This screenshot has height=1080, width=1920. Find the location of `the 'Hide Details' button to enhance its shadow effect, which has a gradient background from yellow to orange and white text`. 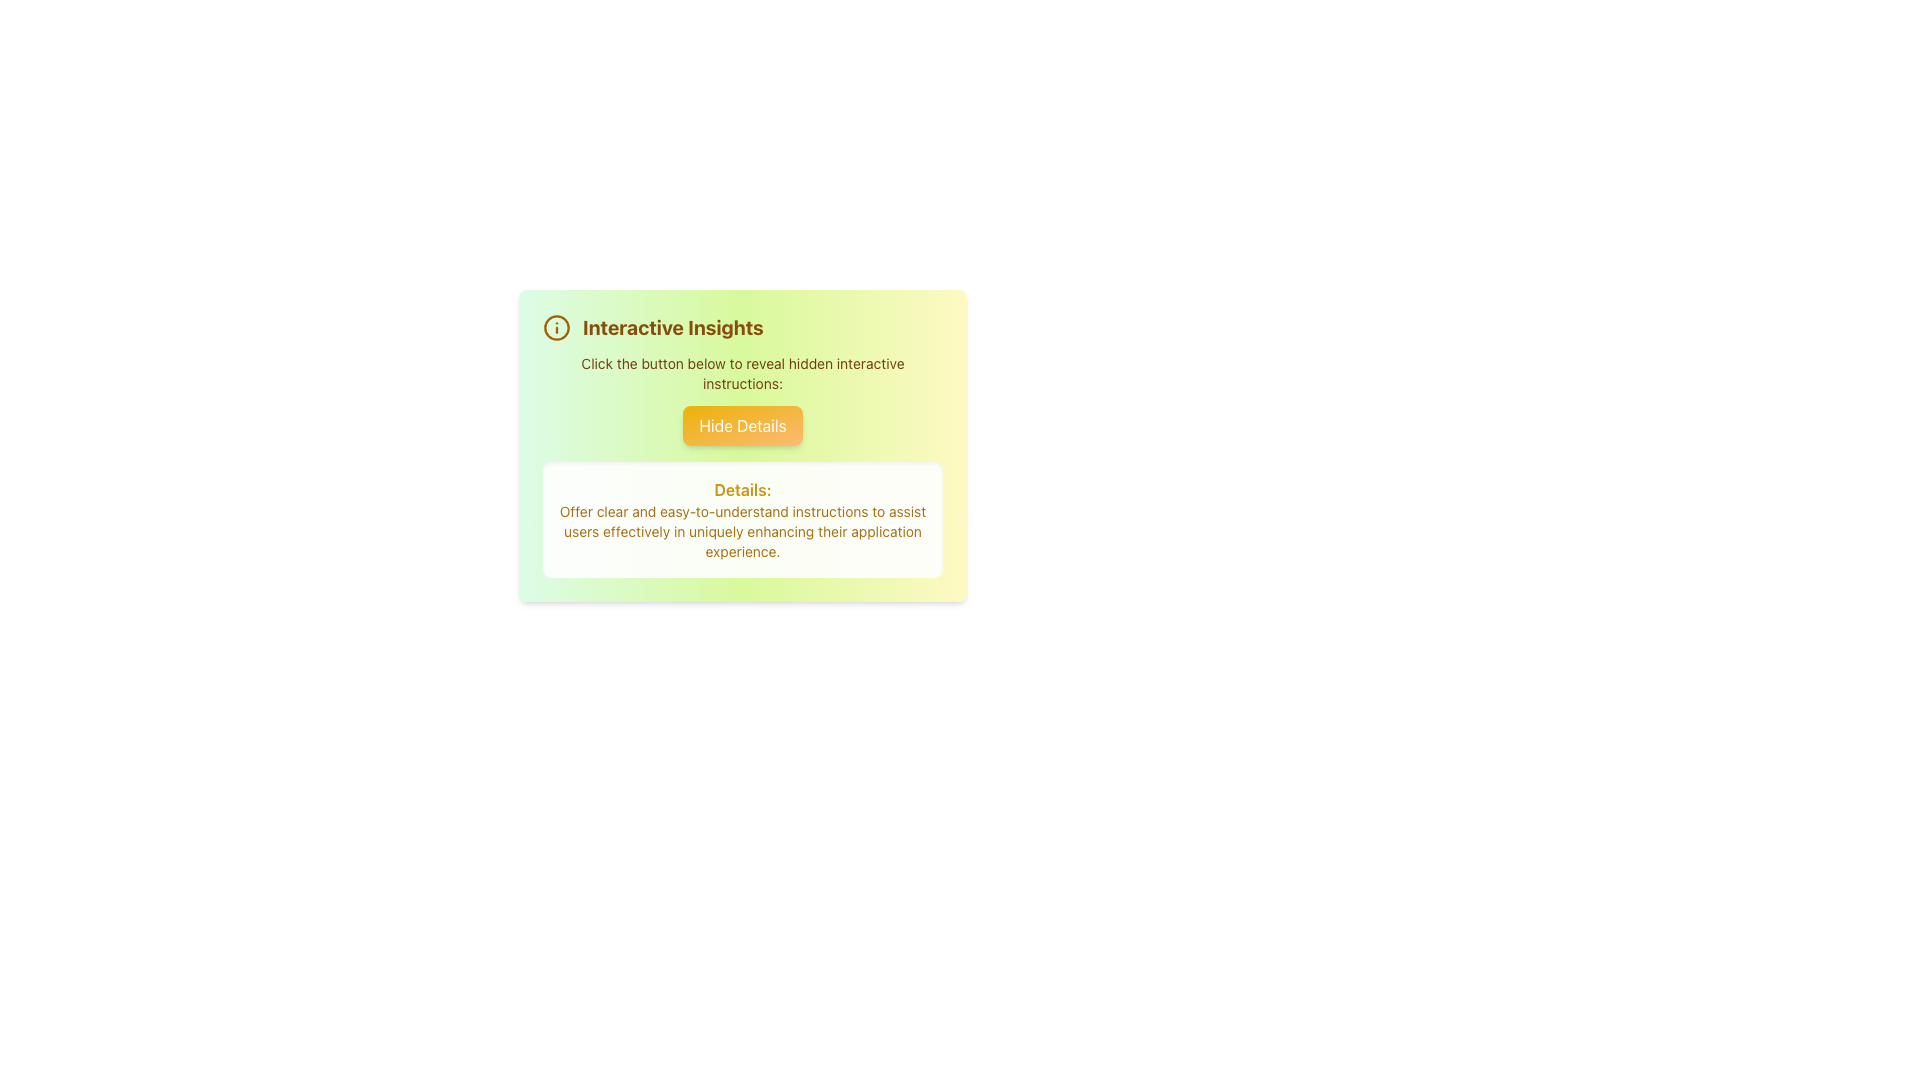

the 'Hide Details' button to enhance its shadow effect, which has a gradient background from yellow to orange and white text is located at coordinates (742, 424).